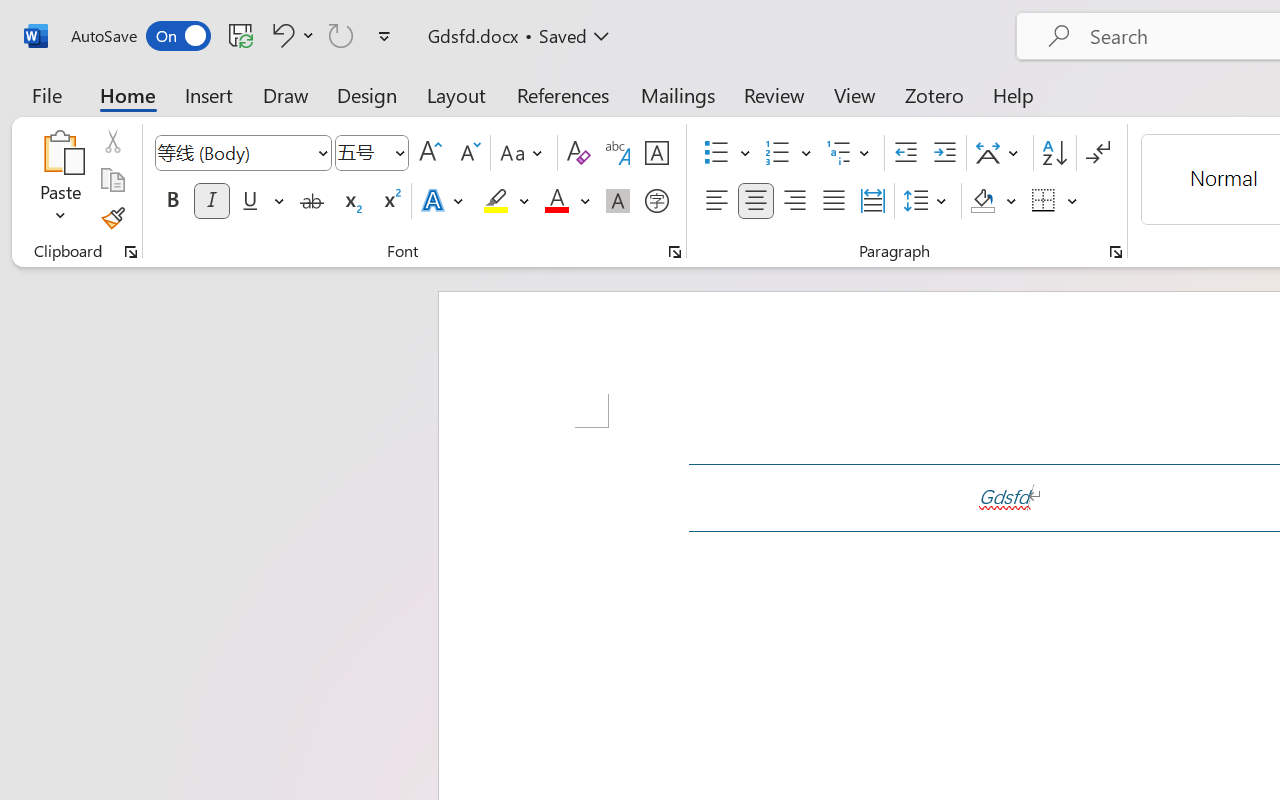  I want to click on 'Increase Indent', so click(943, 153).